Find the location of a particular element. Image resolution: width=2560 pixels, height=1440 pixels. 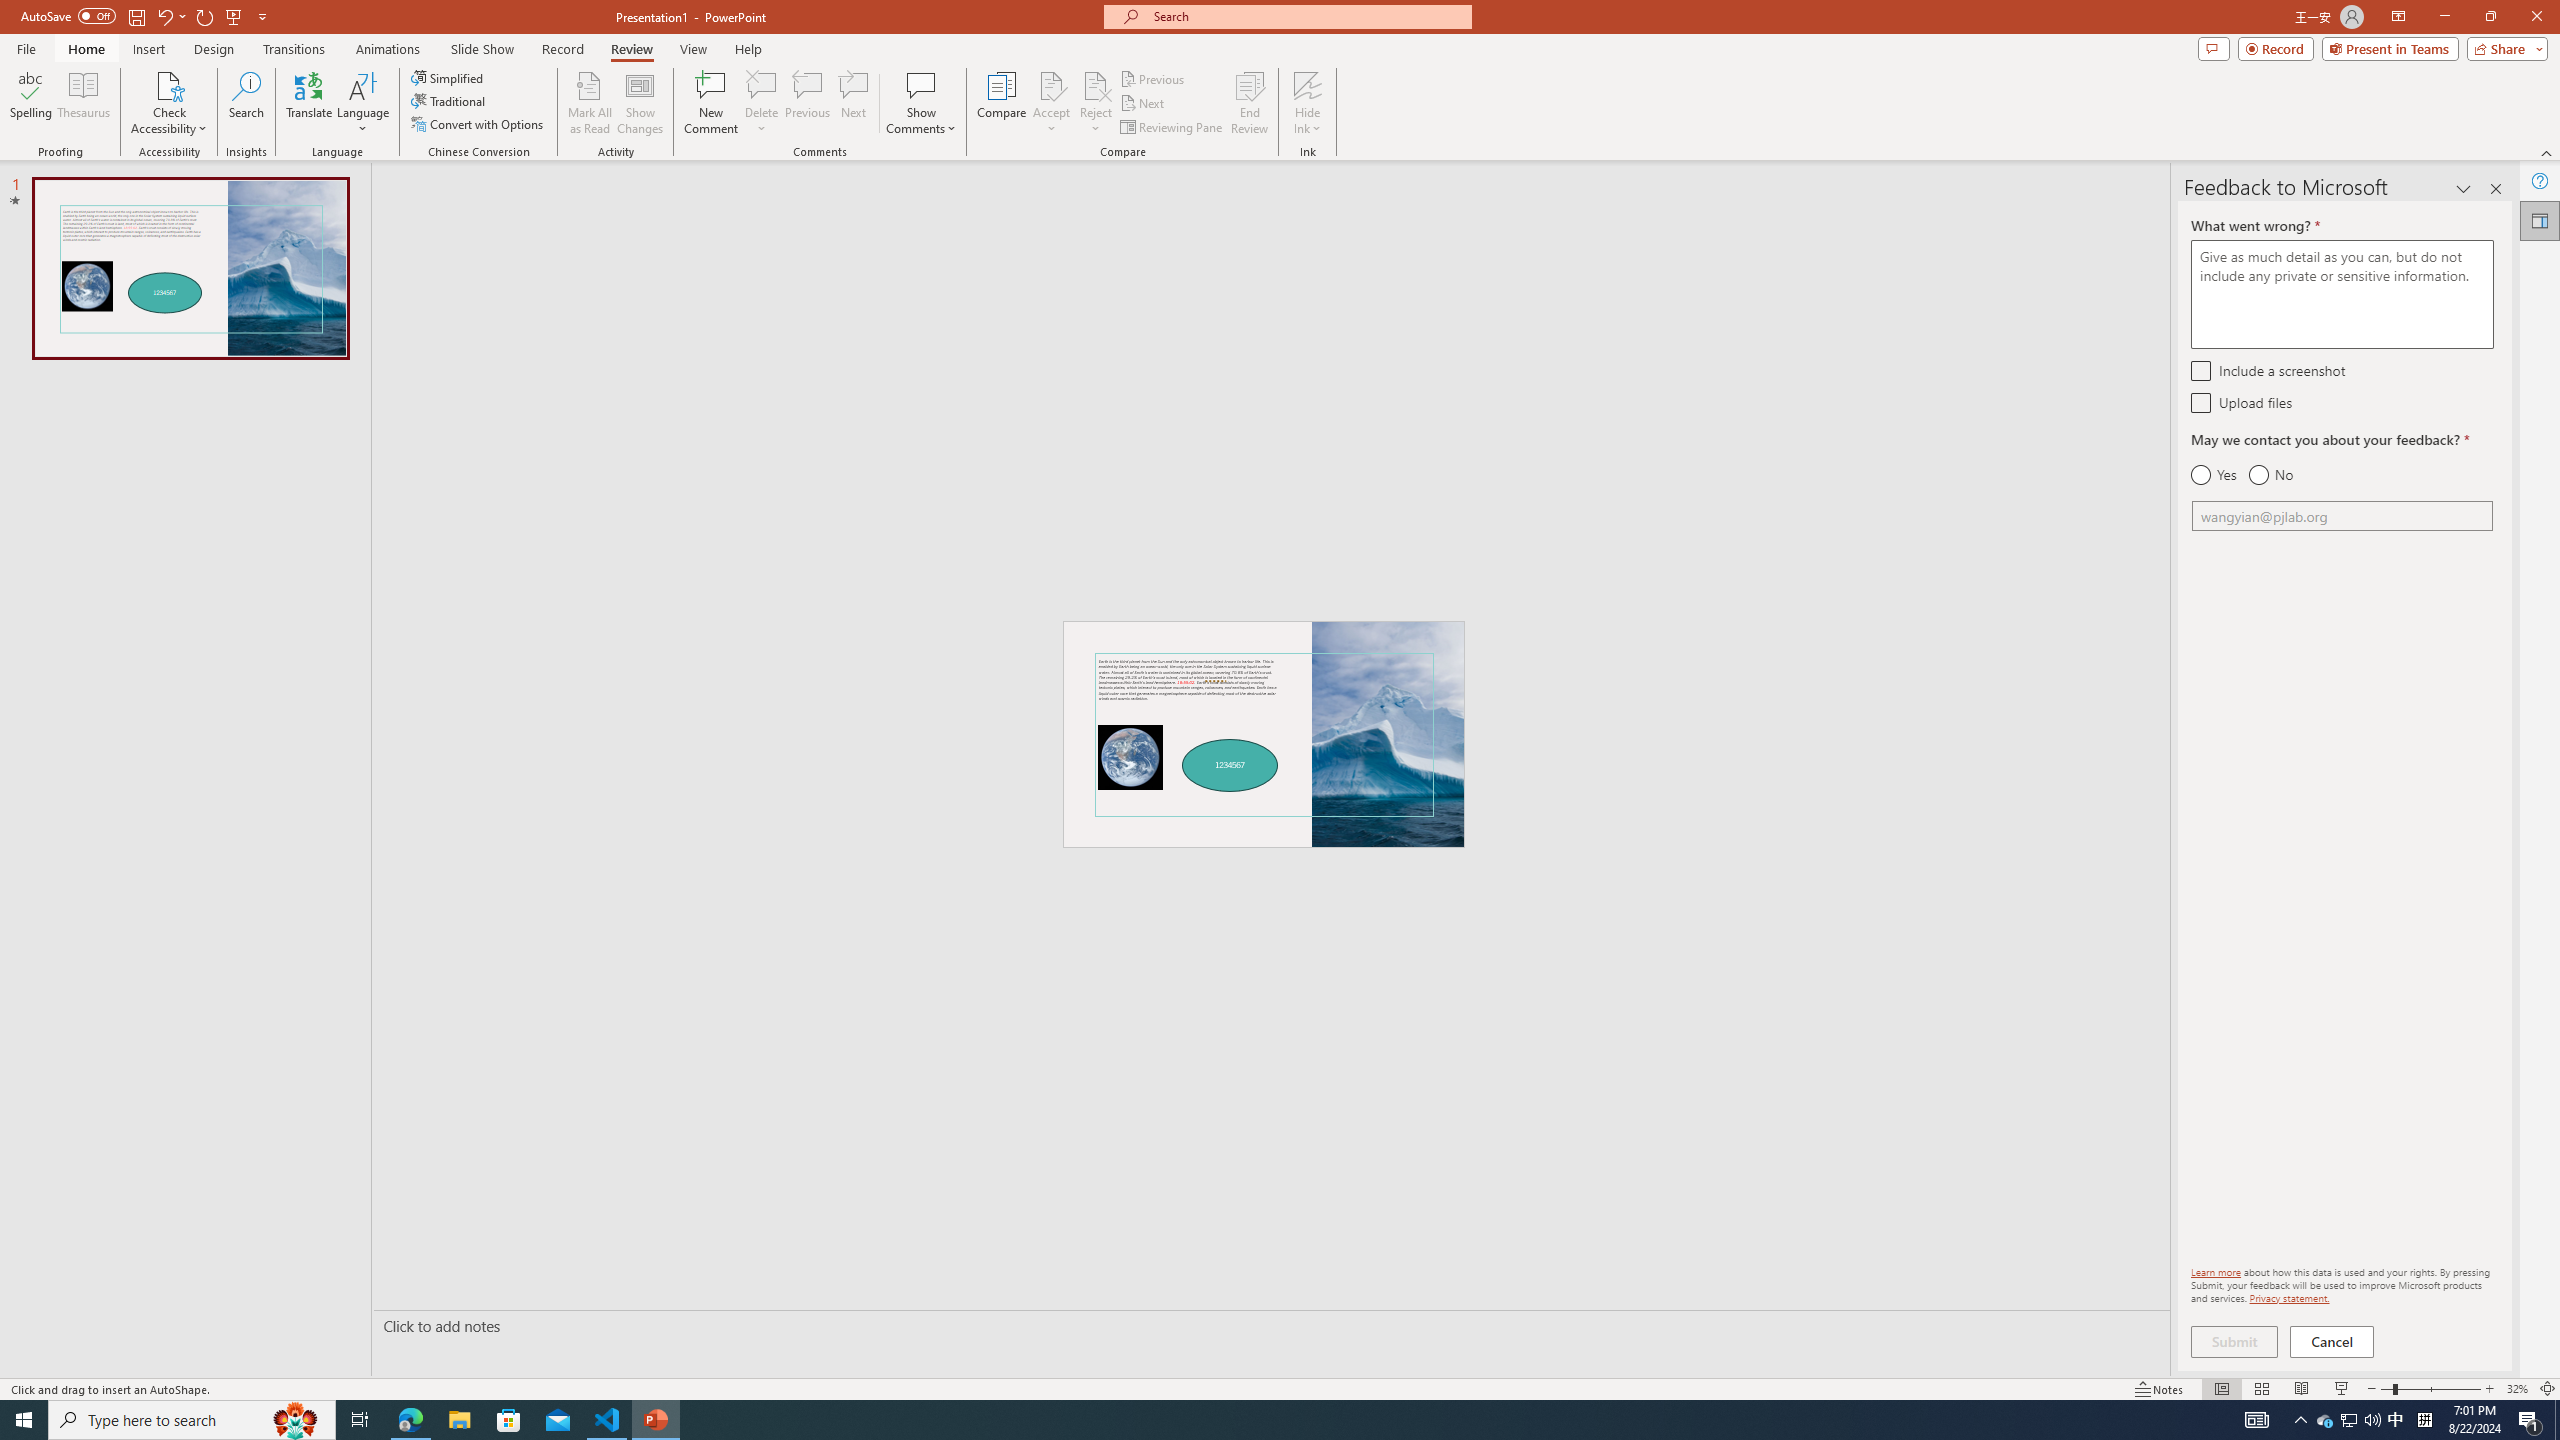

'Include a screenshot' is located at coordinates (2200, 369).